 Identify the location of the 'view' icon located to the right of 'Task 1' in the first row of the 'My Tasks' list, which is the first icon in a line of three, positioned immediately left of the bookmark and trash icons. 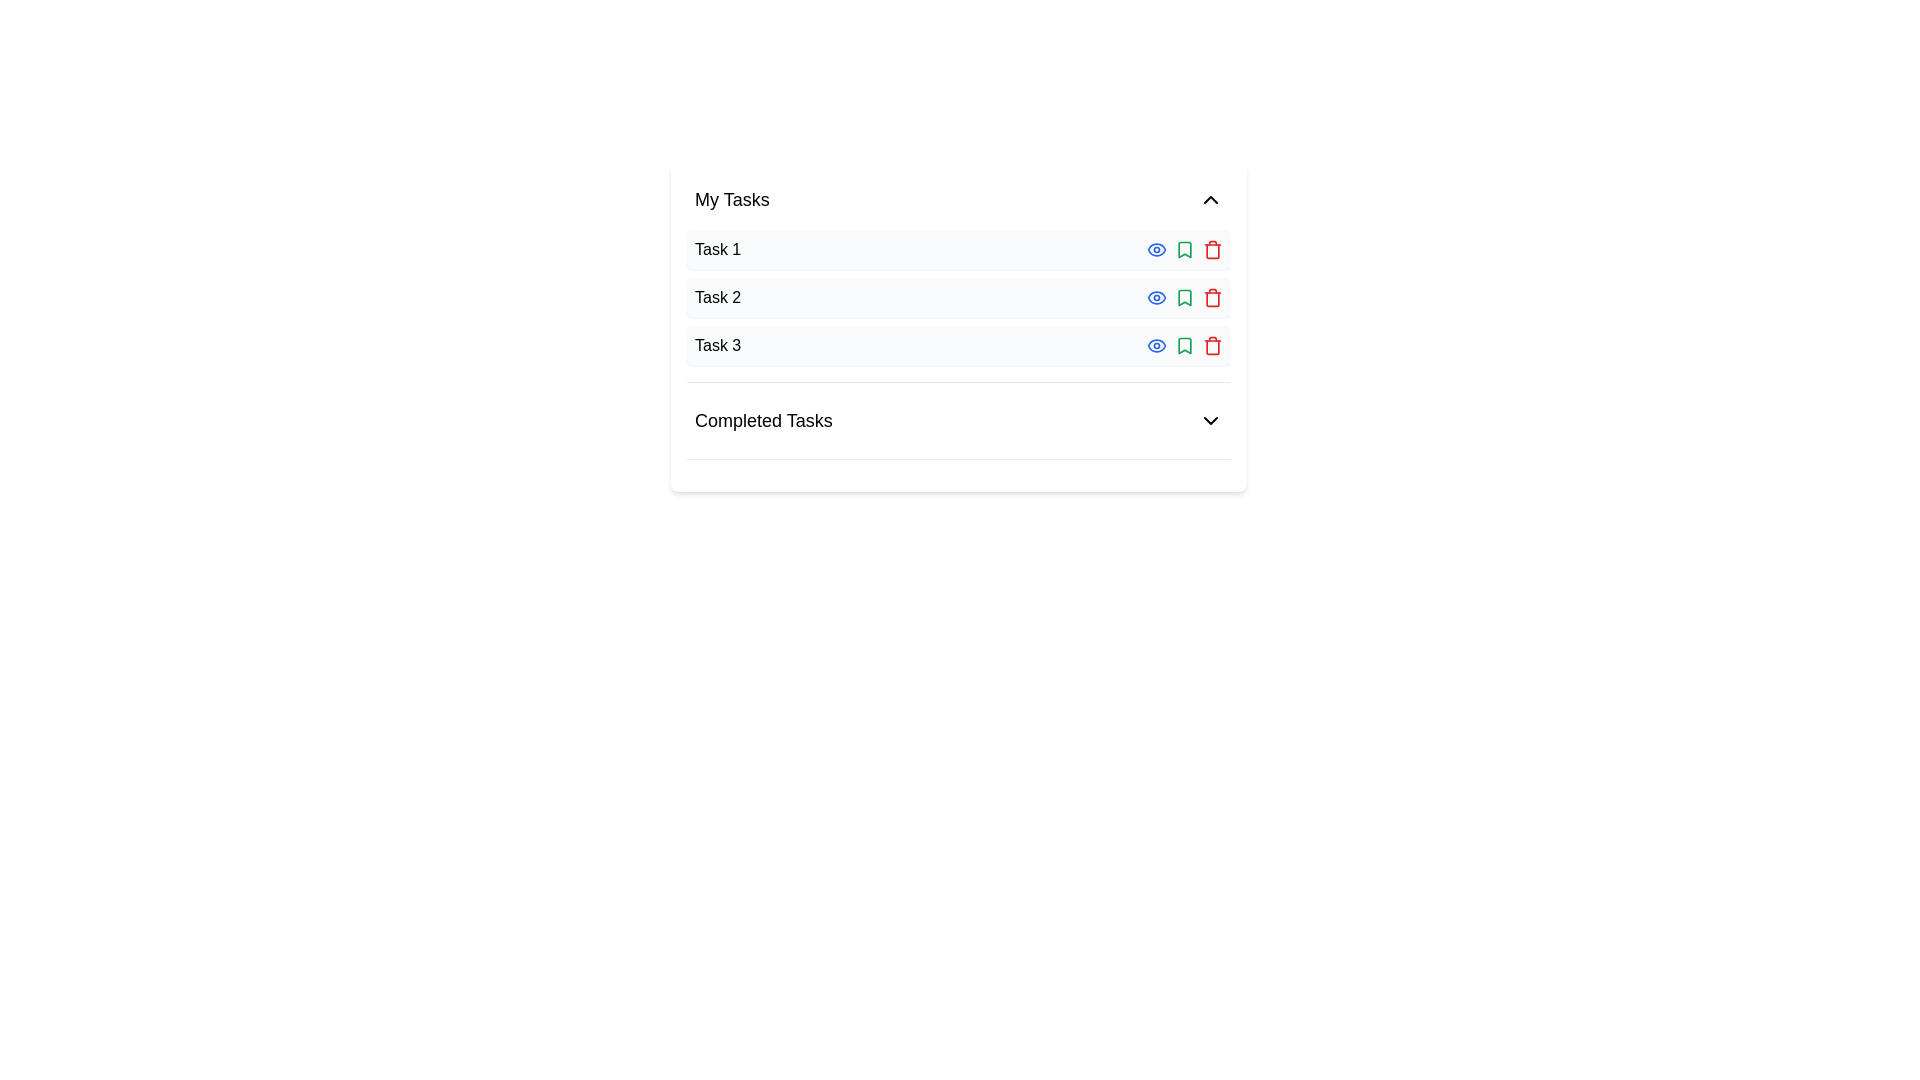
(1156, 249).